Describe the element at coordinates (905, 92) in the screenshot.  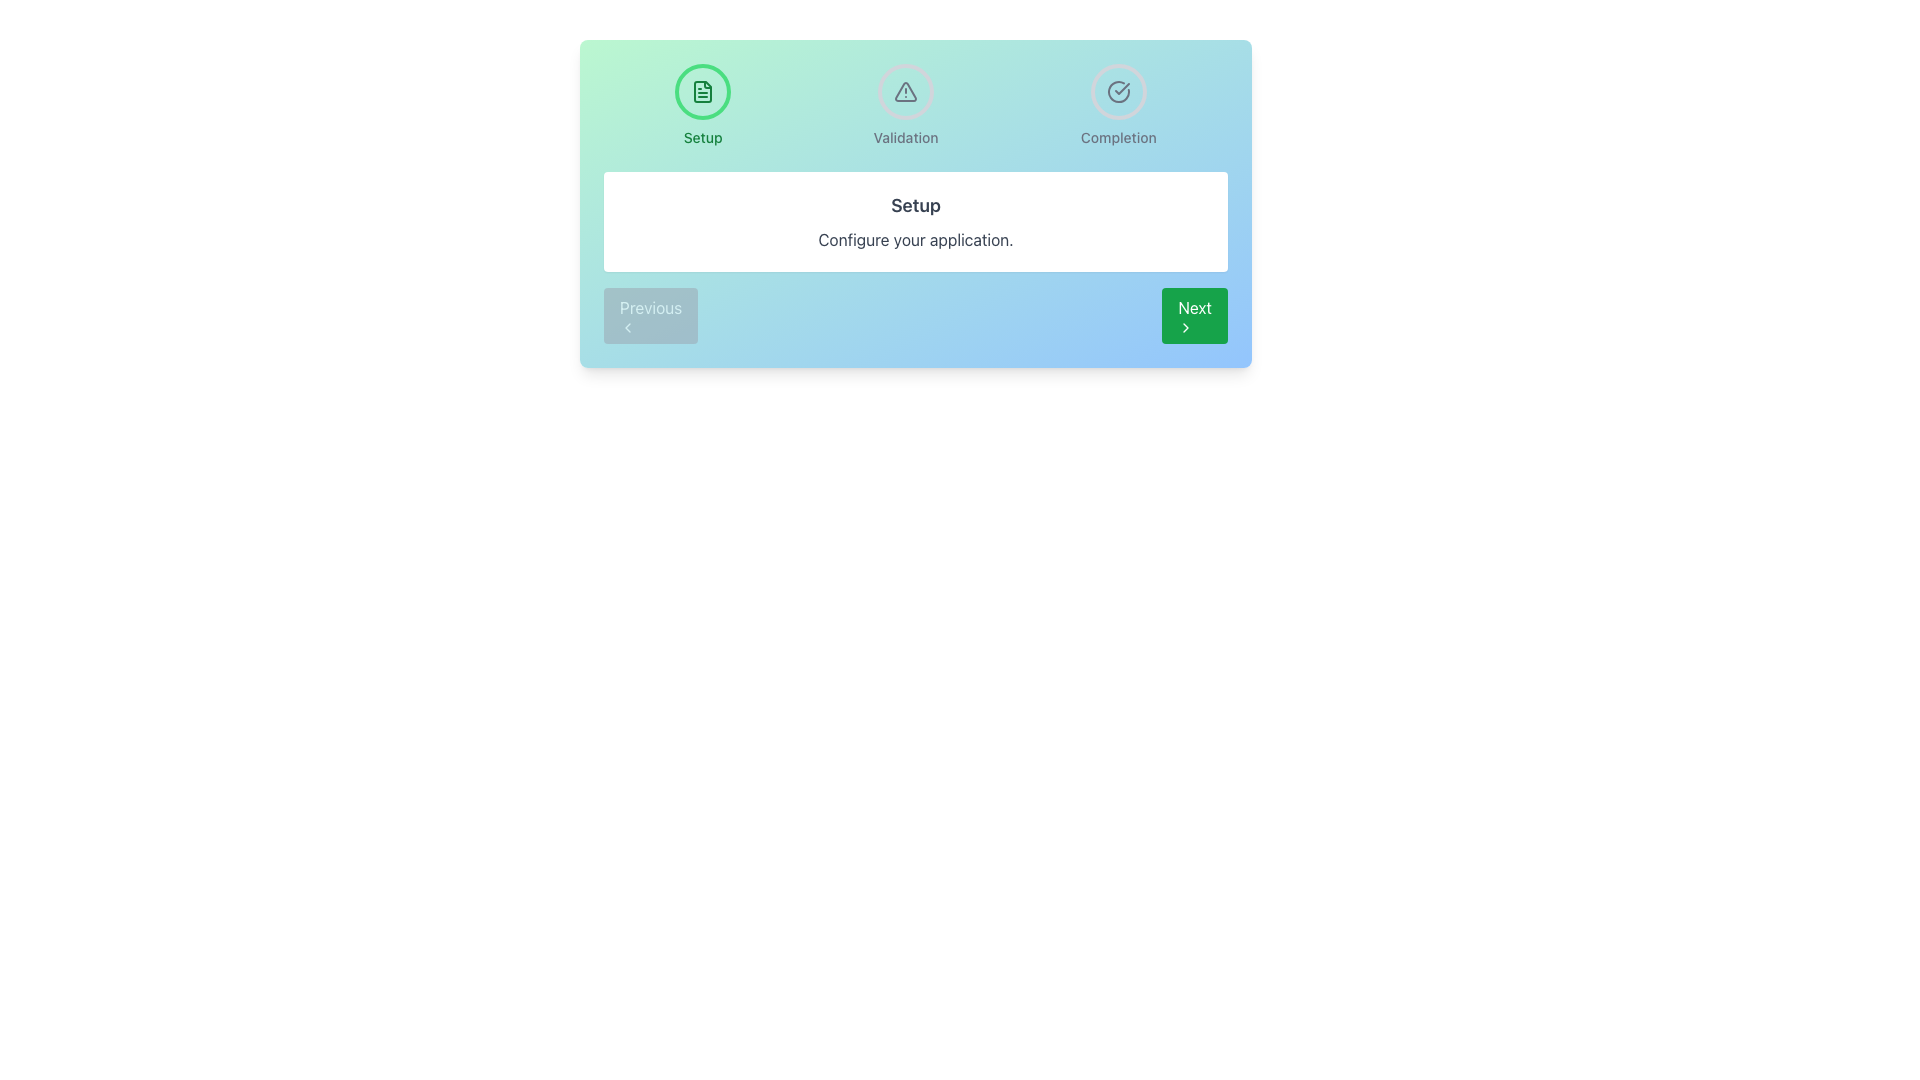
I see `the 'Validation' step icon, which is the second step in the horizontal stepper interface located centrally at the top` at that location.